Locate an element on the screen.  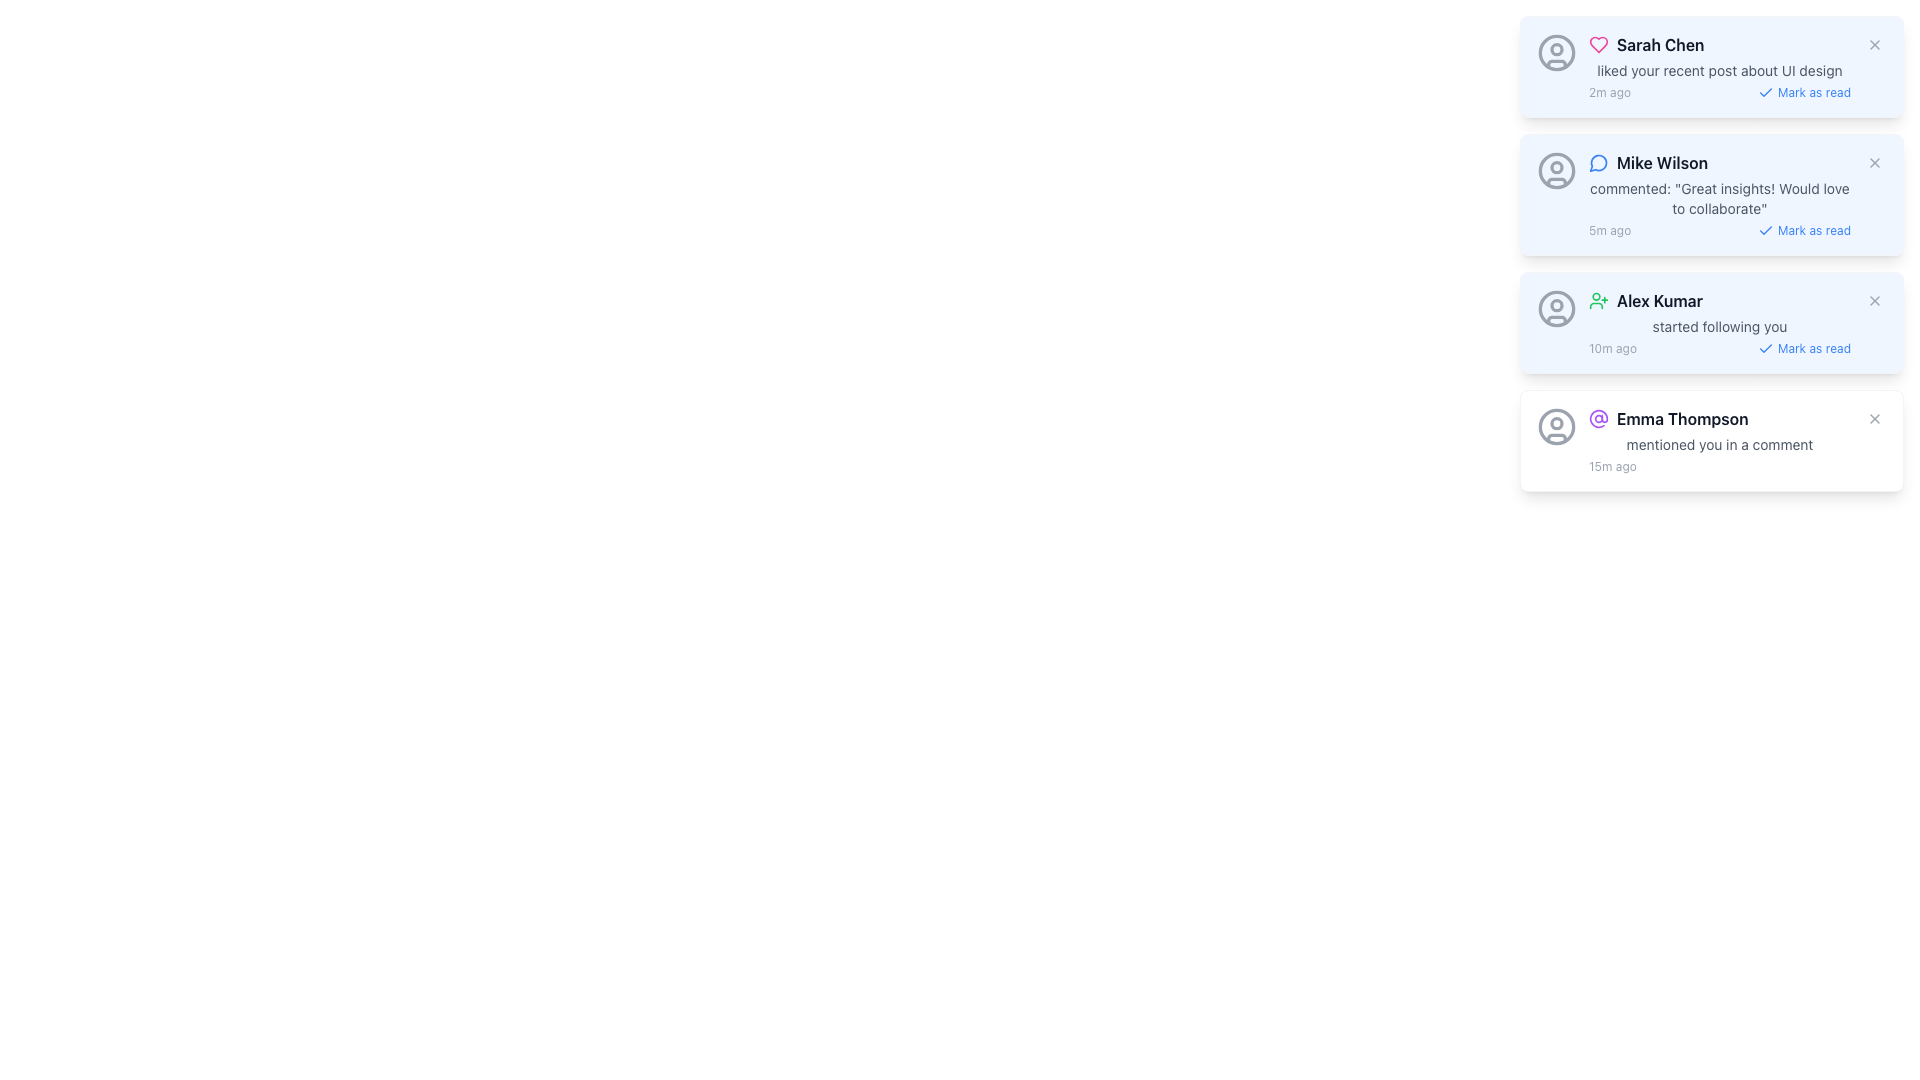
the user avatar icon located in the upper-left of the notification card related to 'Sarah Chen' is located at coordinates (1555, 52).